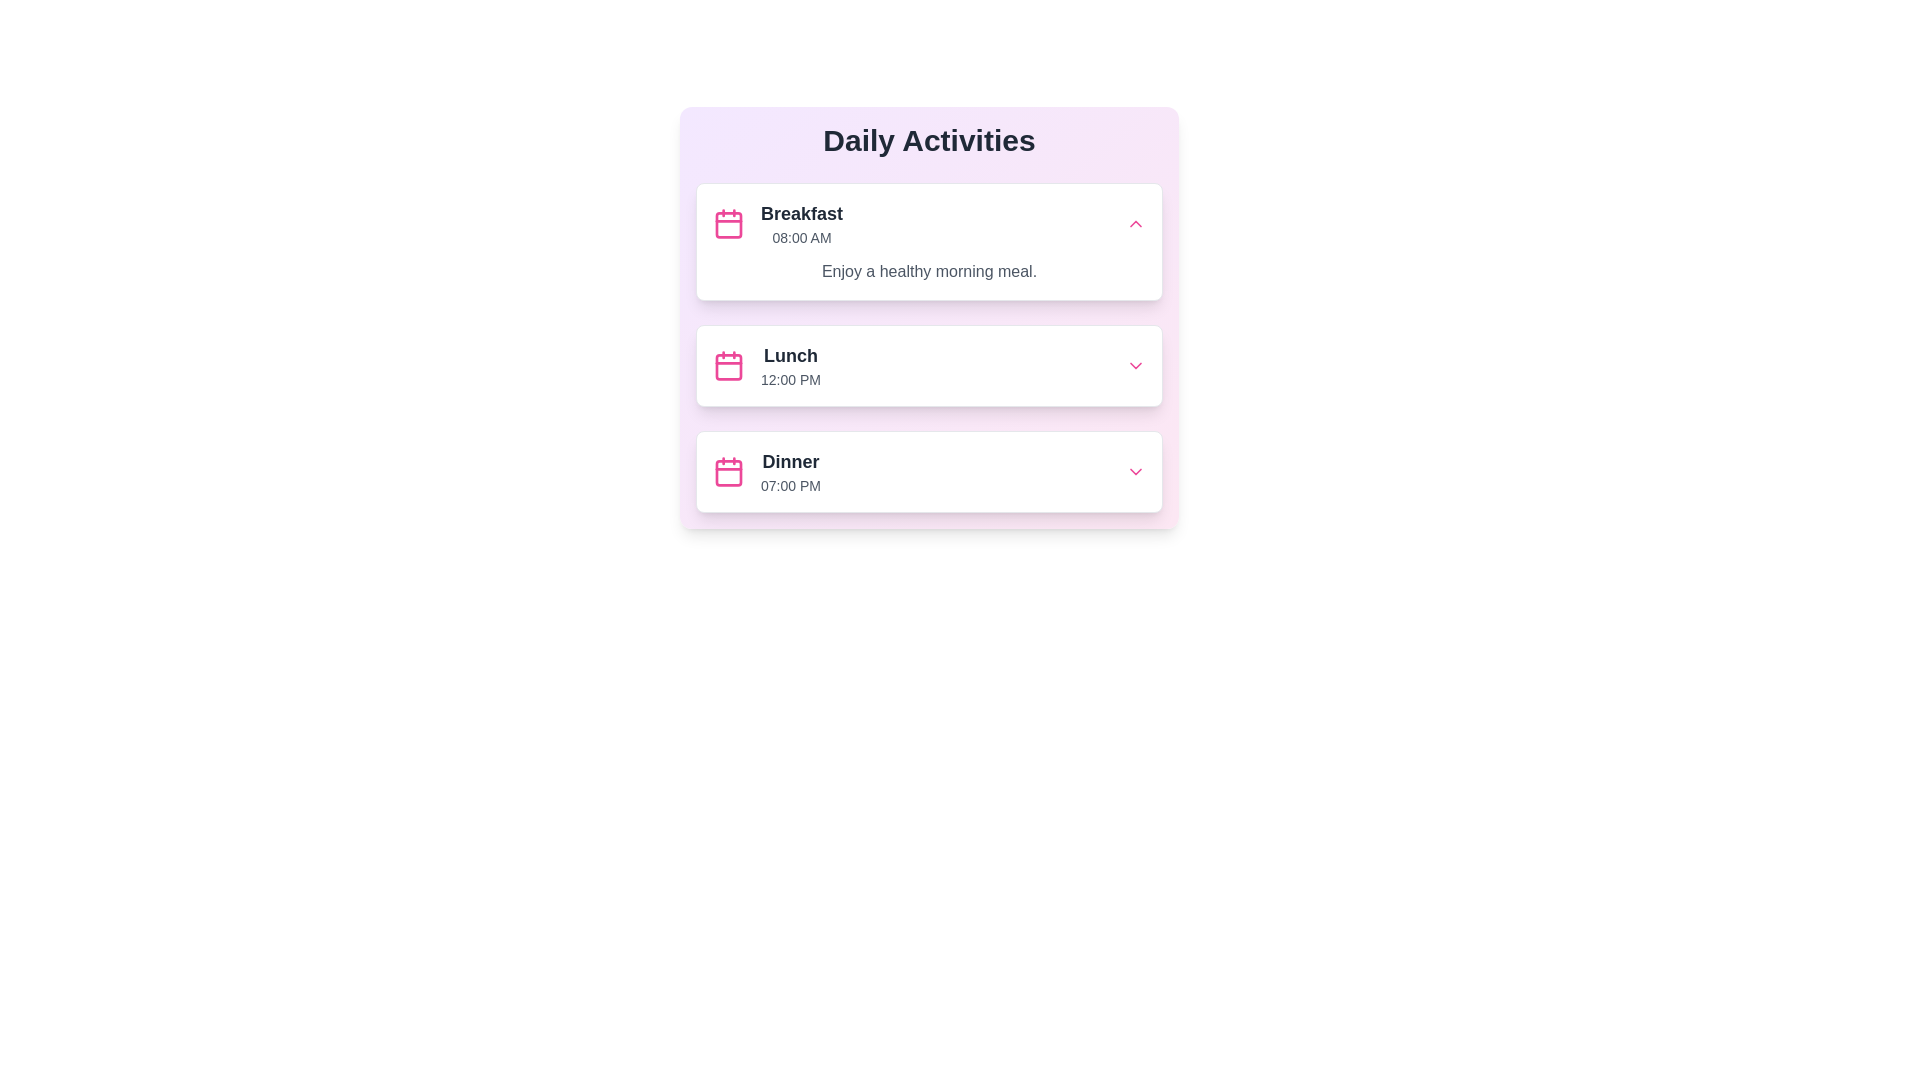  What do you see at coordinates (1136, 223) in the screenshot?
I see `the collapse/expand button for the 'Breakfast' entry` at bounding box center [1136, 223].